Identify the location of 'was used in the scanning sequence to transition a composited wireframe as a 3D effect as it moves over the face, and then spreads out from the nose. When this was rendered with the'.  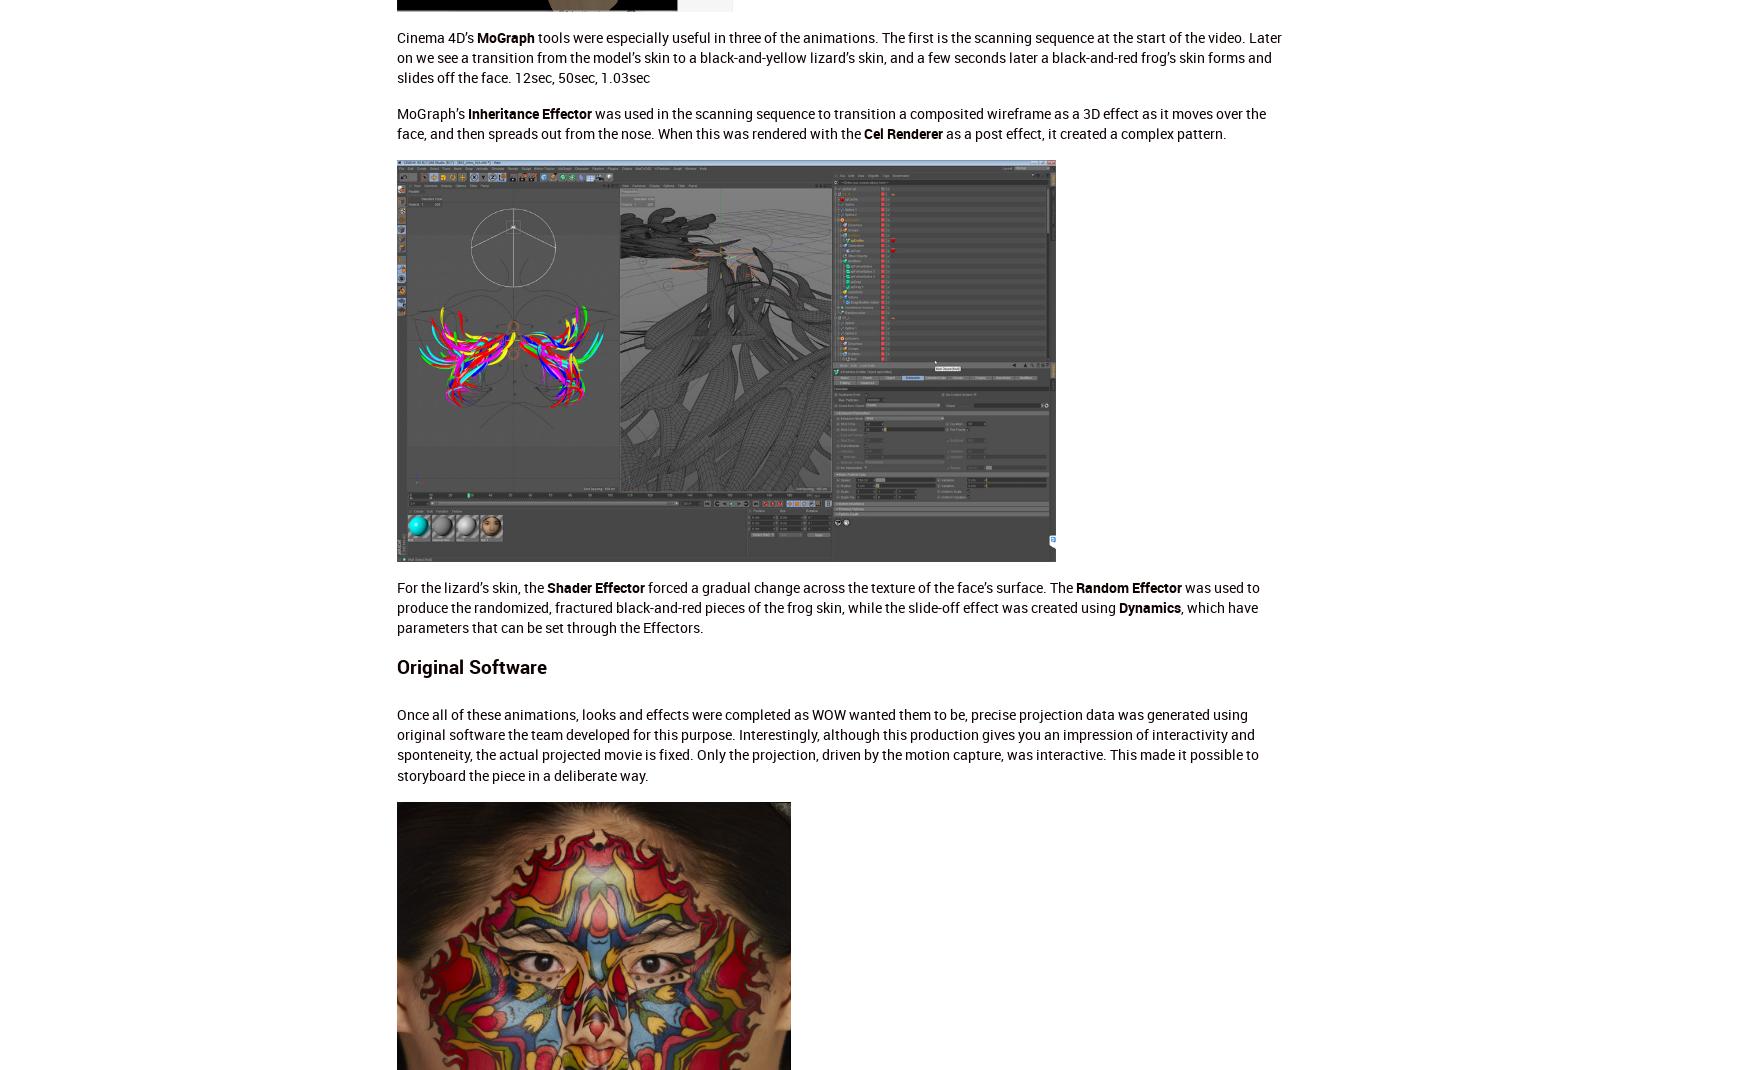
(830, 123).